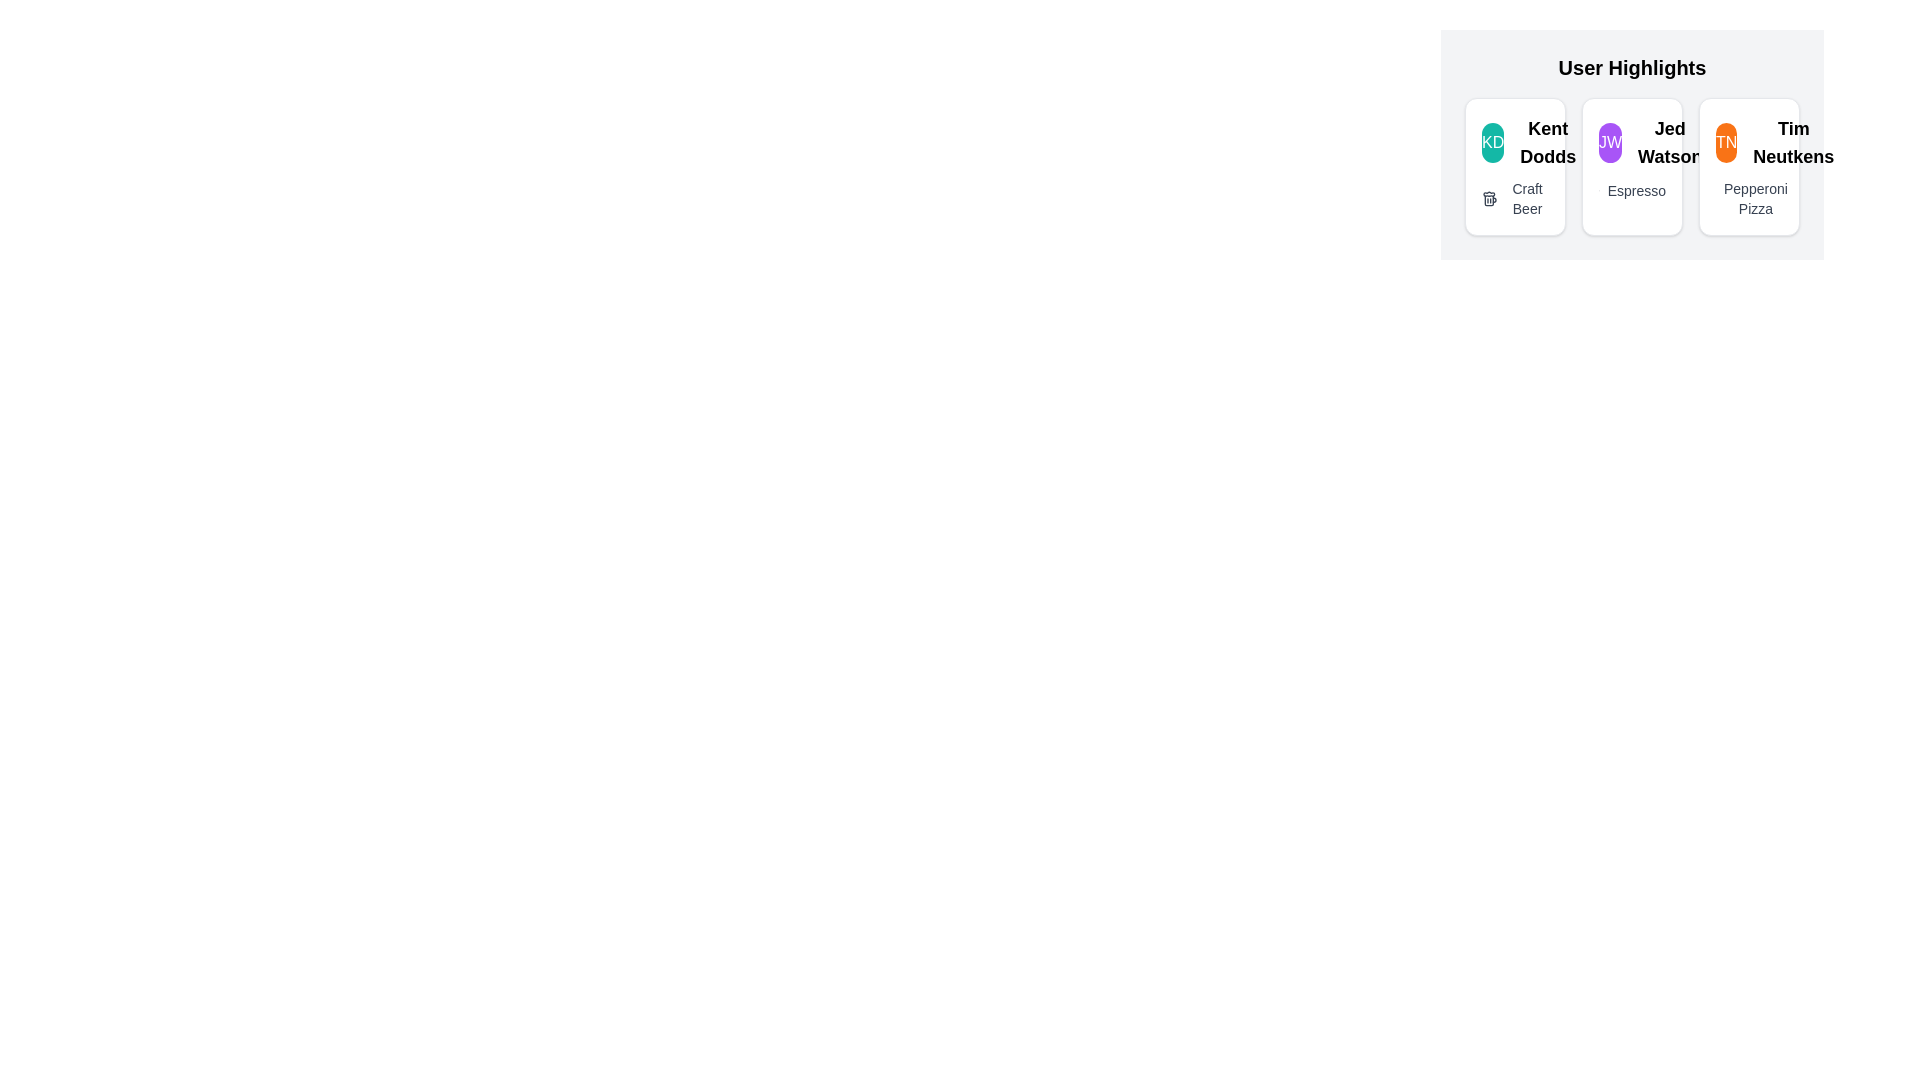 Image resolution: width=1920 pixels, height=1080 pixels. What do you see at coordinates (1610, 141) in the screenshot?
I see `the circular avatar with a purple background and white text 'JW' located in the top-right section of the interface, next to the name label 'Jed Watson'` at bounding box center [1610, 141].